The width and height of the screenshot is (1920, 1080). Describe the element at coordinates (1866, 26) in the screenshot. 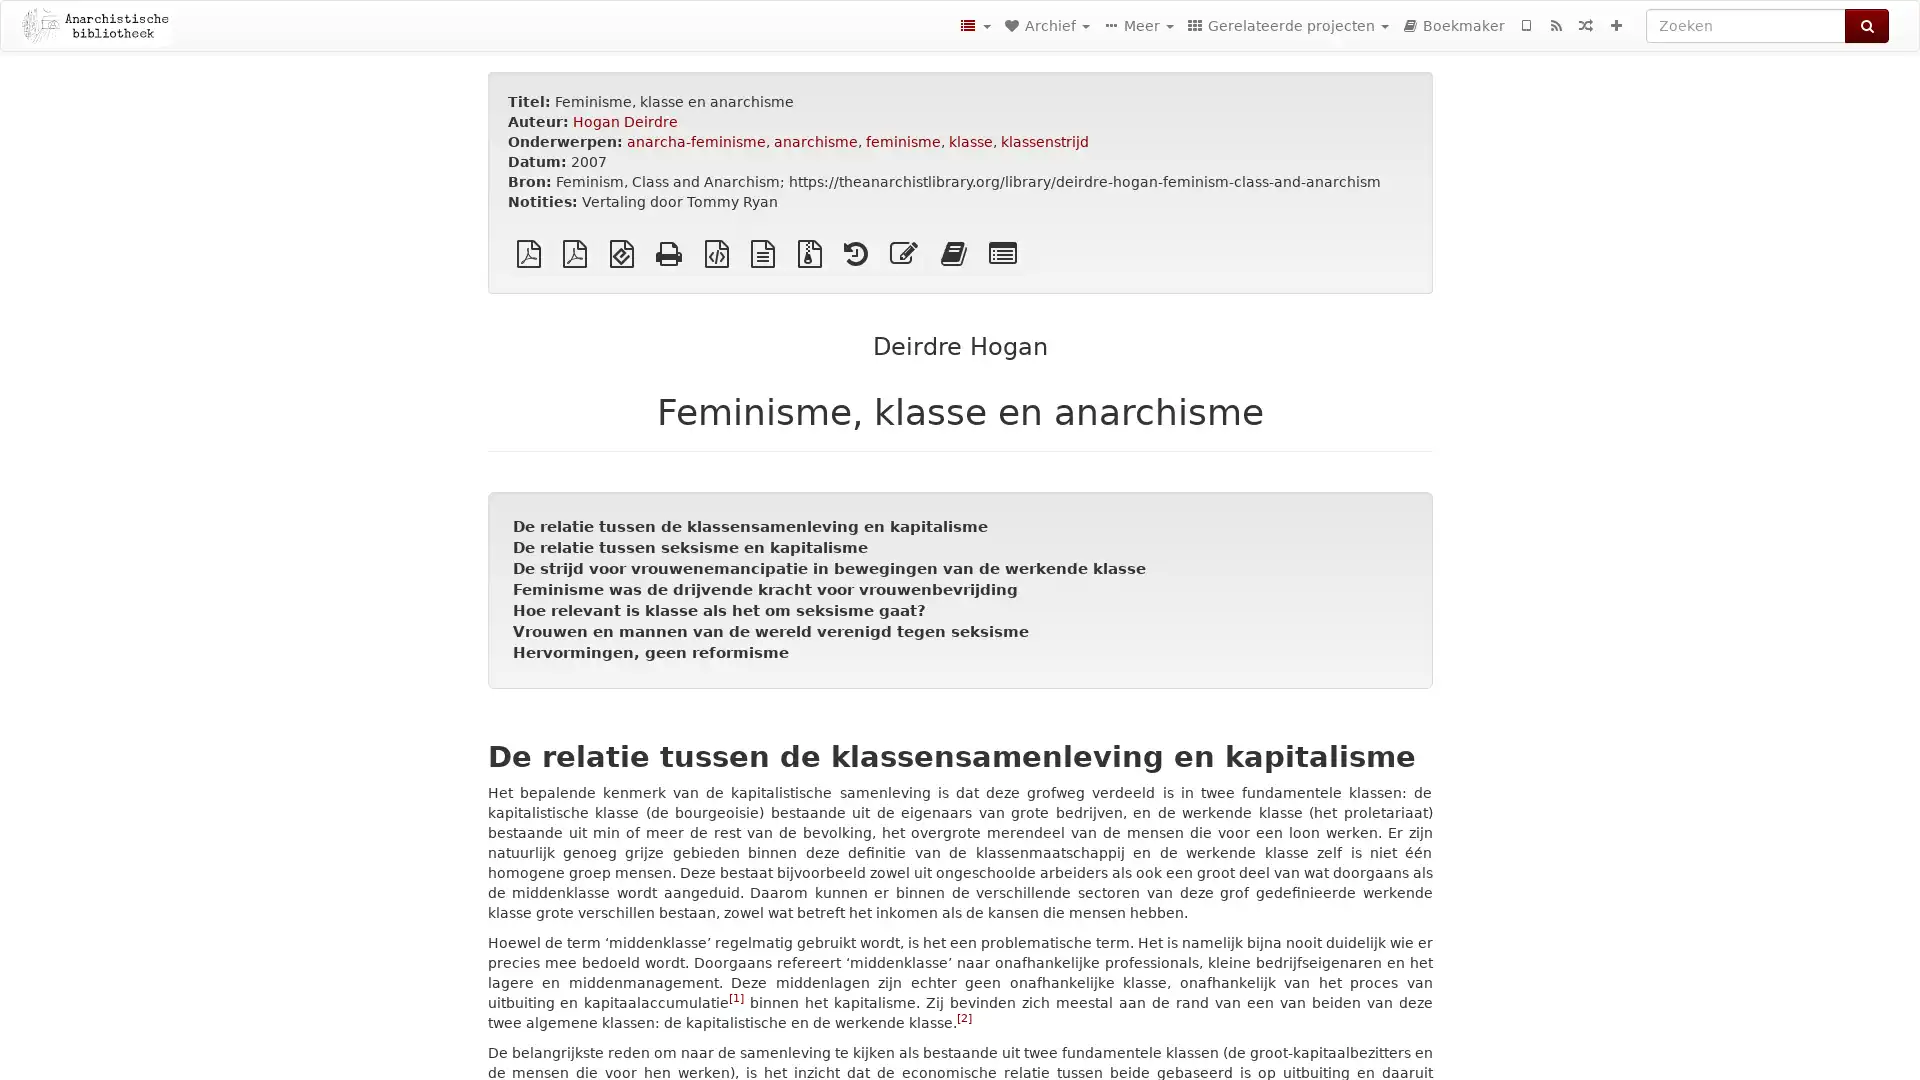

I see `Zoeken` at that location.